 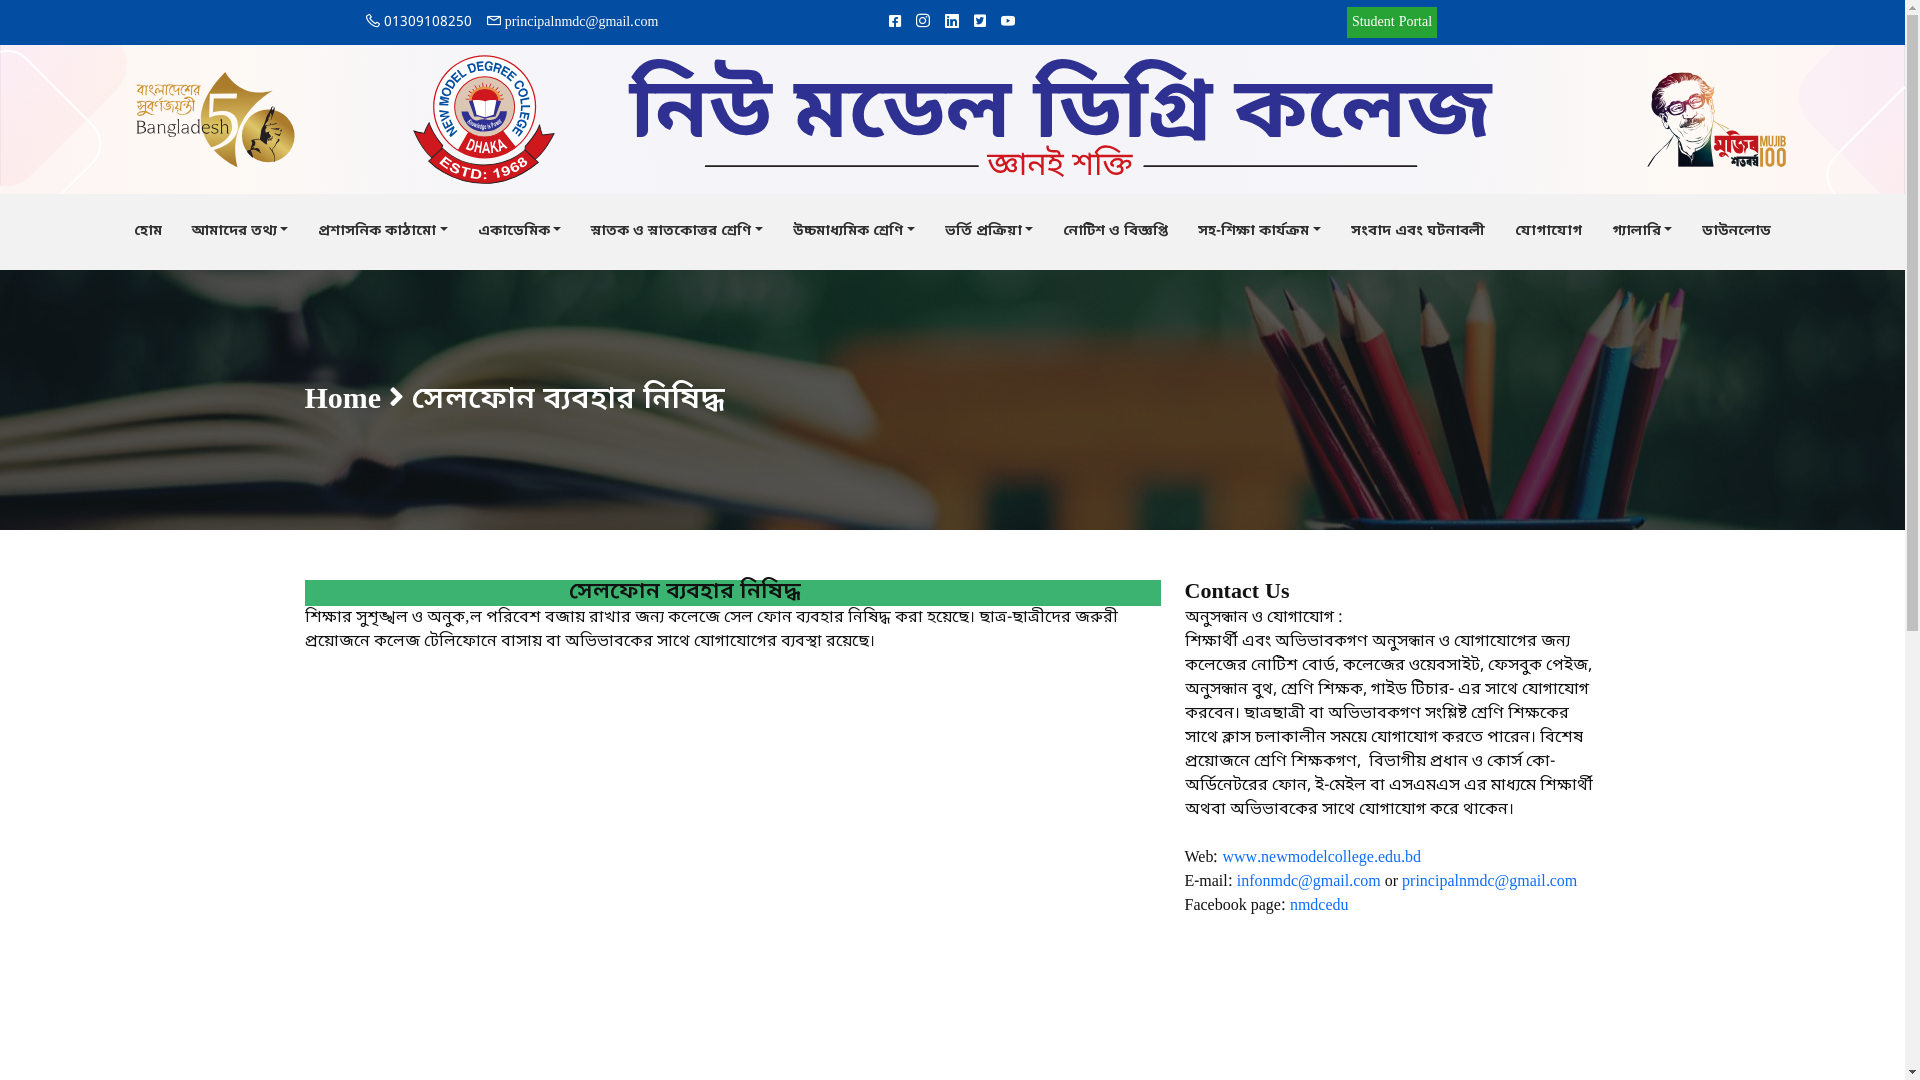 What do you see at coordinates (342, 400) in the screenshot?
I see `'Home'` at bounding box center [342, 400].